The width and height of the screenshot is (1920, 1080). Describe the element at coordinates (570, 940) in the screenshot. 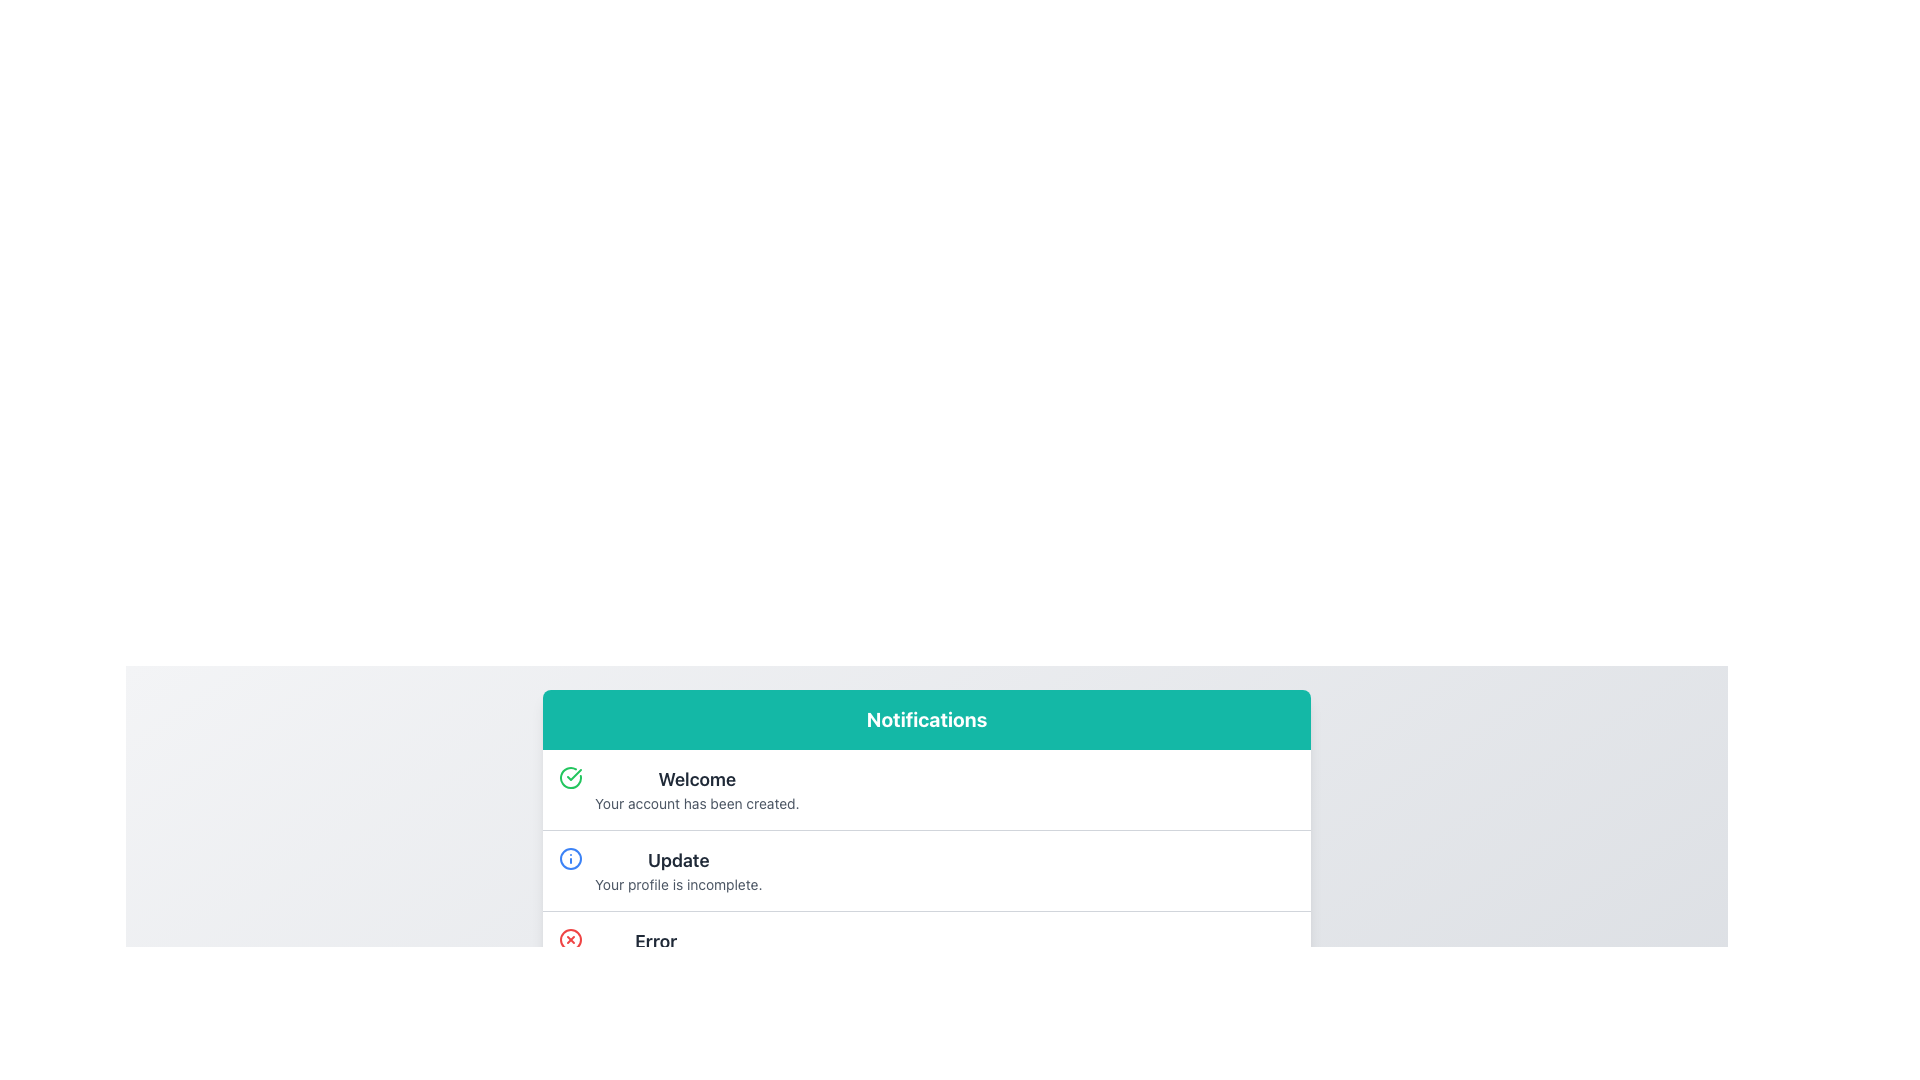

I see `the error indicator icon located at the leftmost part of the error notification section, preceding the text 'Error Failed to load data.'` at that location.